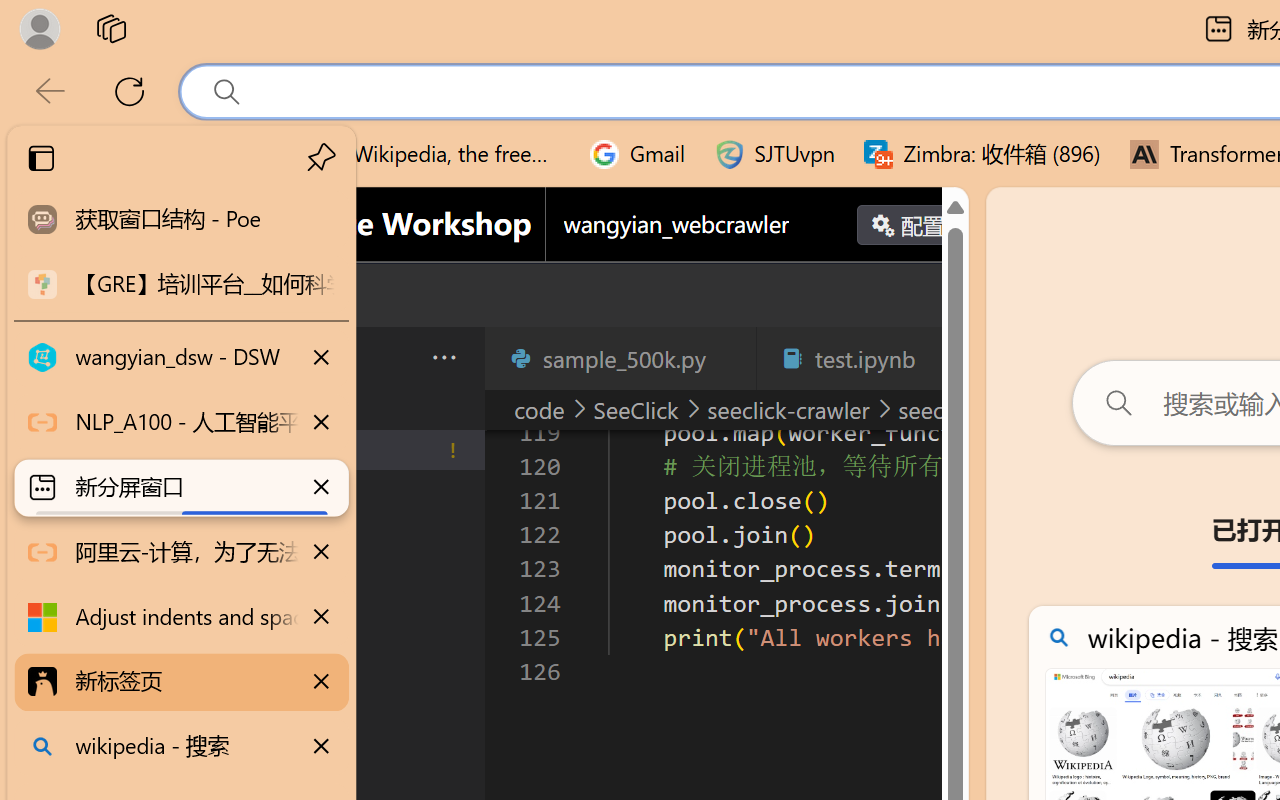 The width and height of the screenshot is (1280, 800). Describe the element at coordinates (436, 154) in the screenshot. I see `'Wikipedia, the free encyclopedia'` at that location.